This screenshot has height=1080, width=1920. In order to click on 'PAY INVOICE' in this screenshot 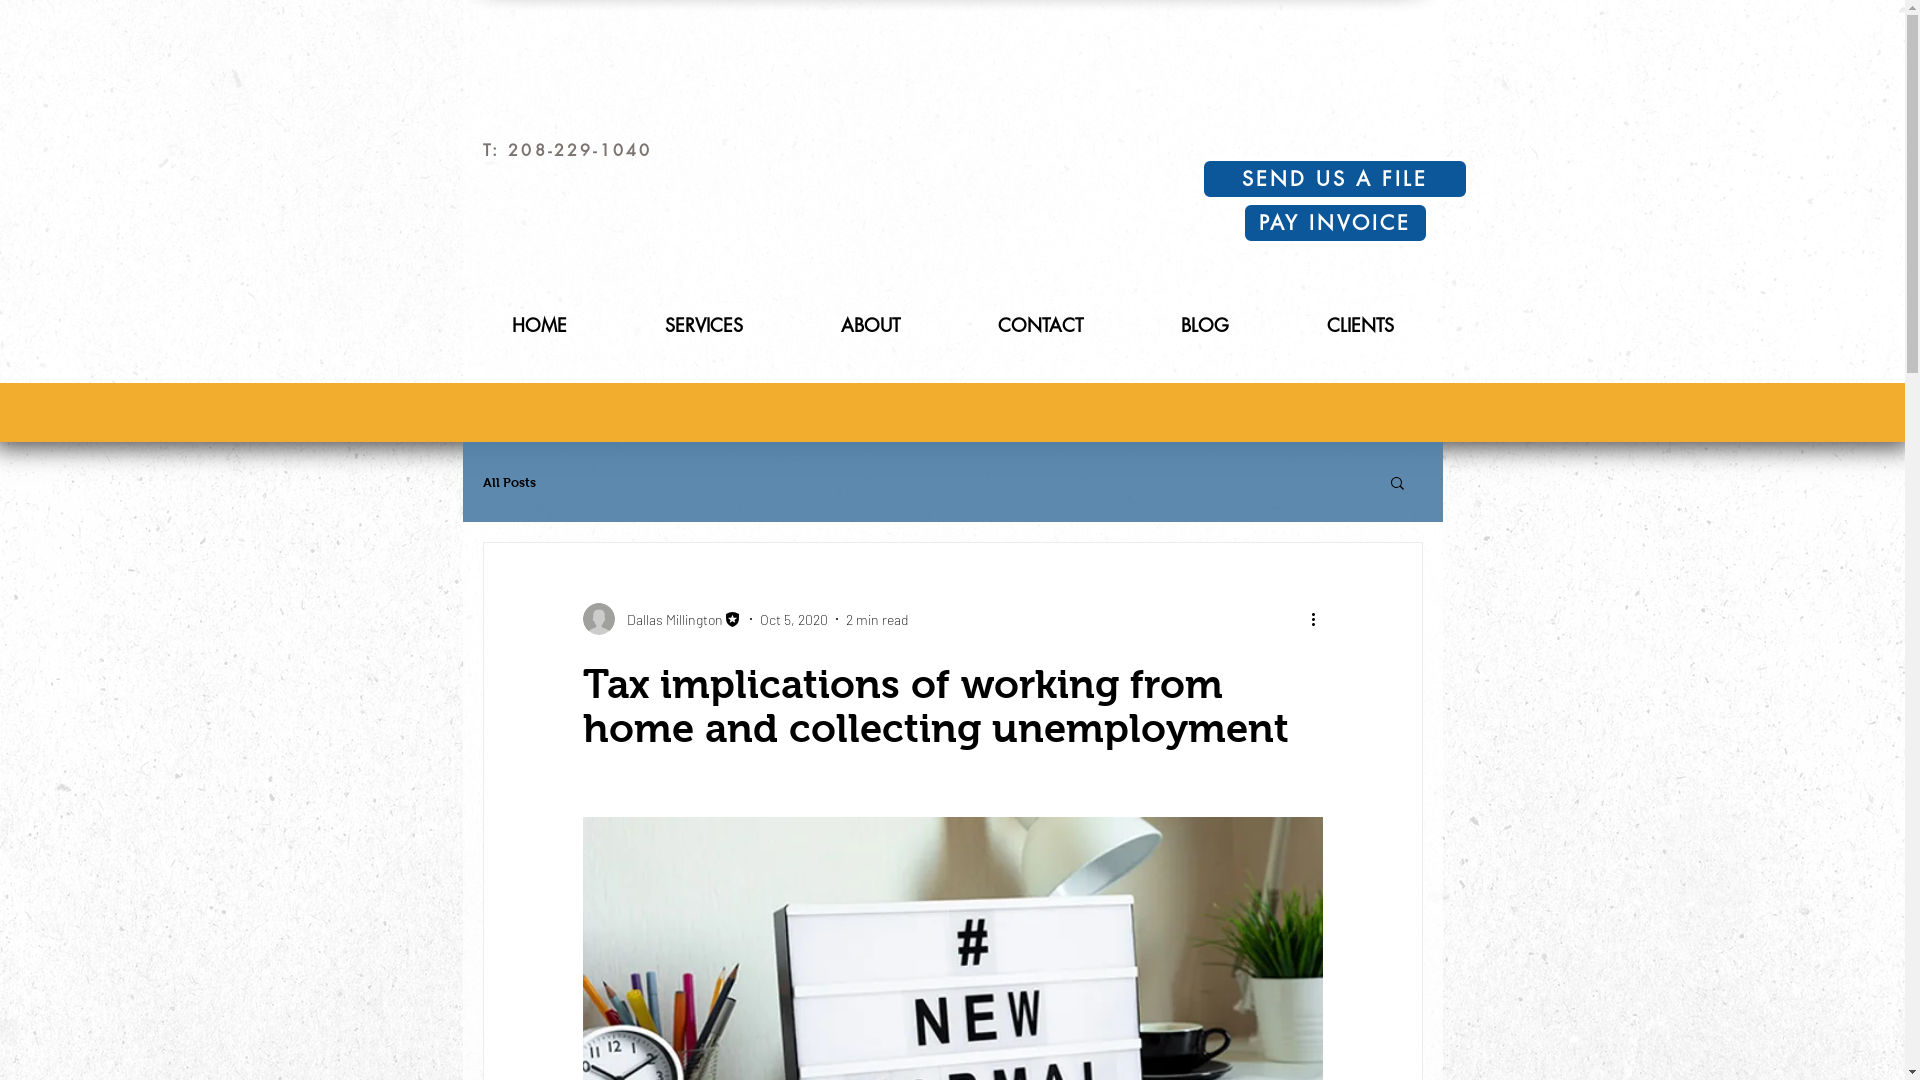, I will do `click(1334, 223)`.